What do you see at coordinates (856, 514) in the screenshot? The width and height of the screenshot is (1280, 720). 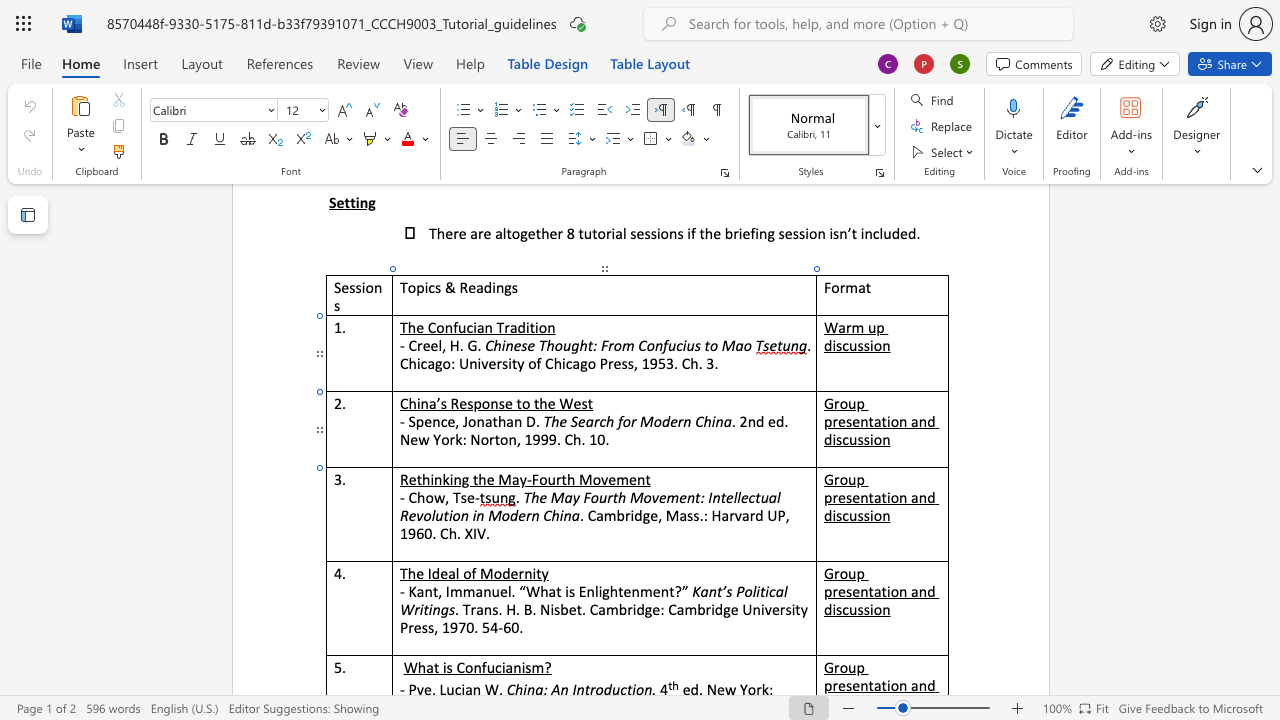 I see `the space between the continuous character "u" and "s" in the text` at bounding box center [856, 514].